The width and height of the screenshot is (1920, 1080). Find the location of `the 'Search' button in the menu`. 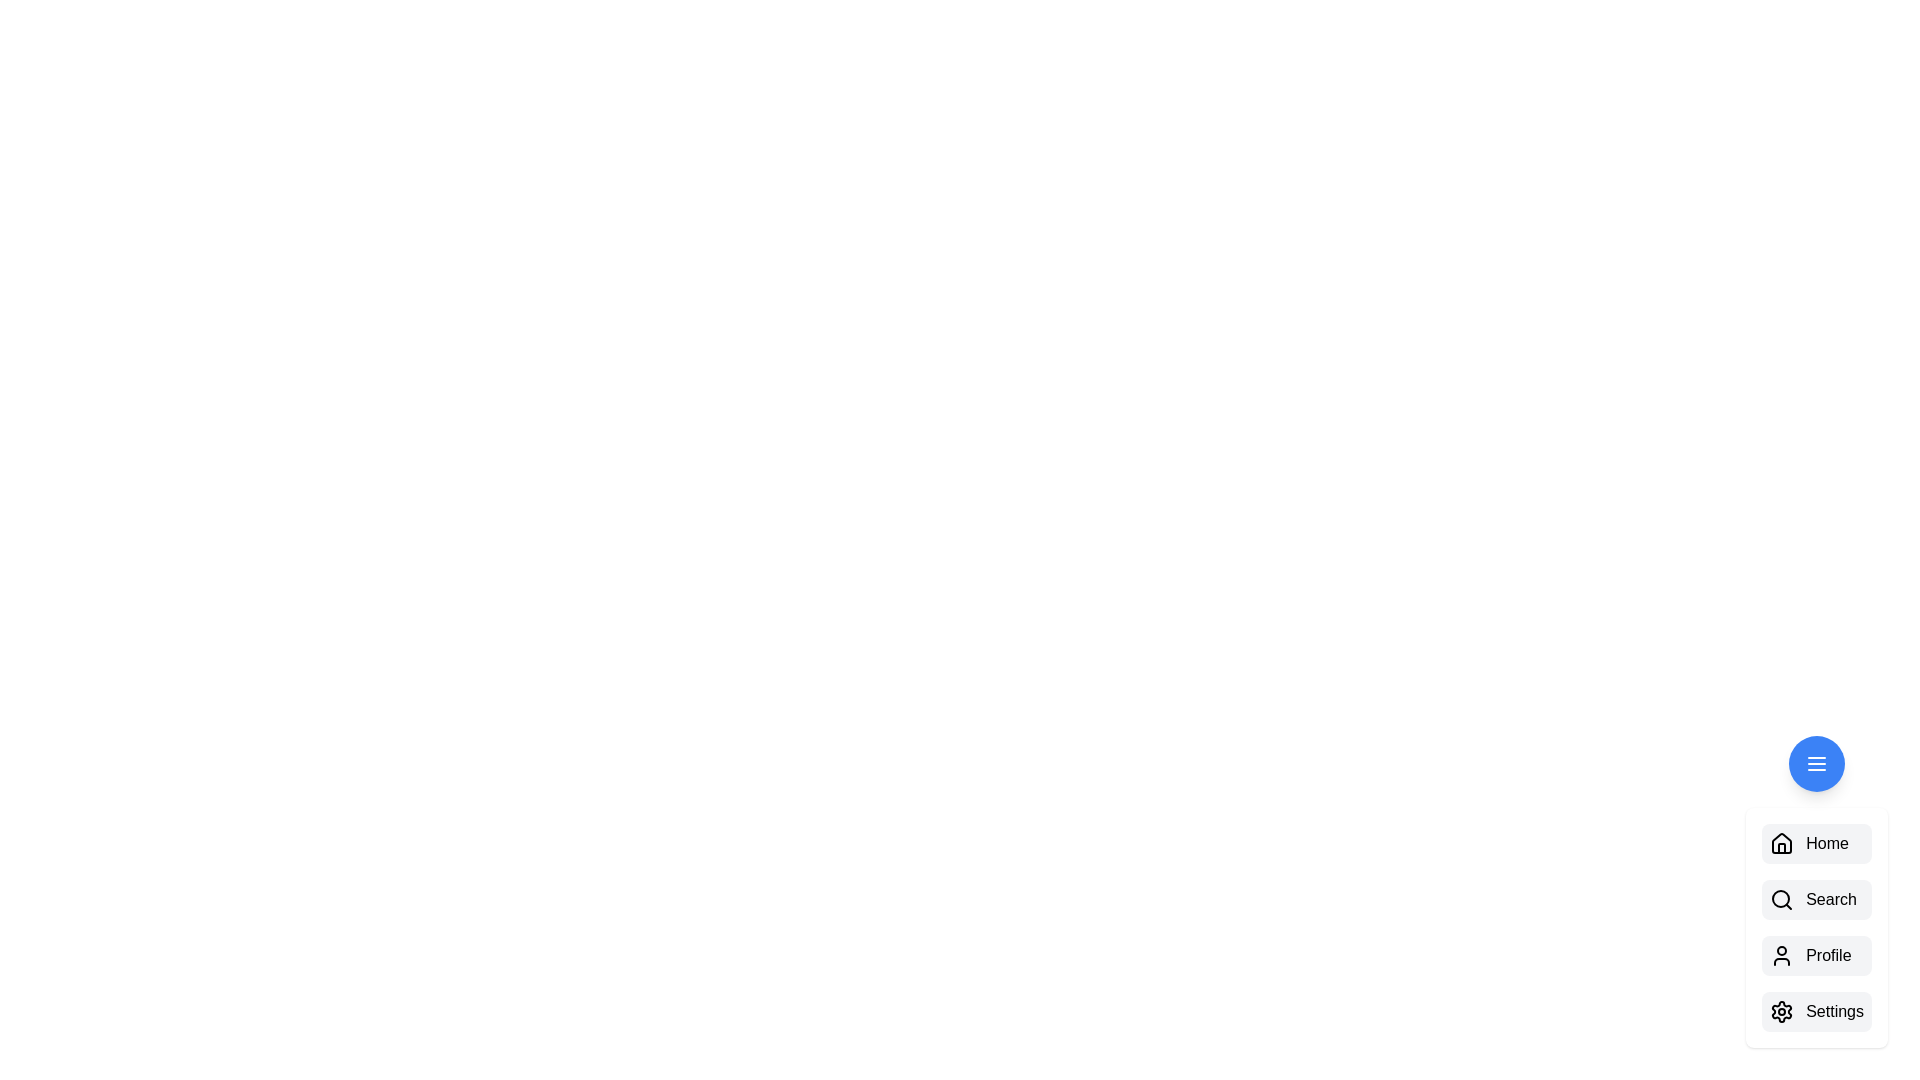

the 'Search' button in the menu is located at coordinates (1817, 898).